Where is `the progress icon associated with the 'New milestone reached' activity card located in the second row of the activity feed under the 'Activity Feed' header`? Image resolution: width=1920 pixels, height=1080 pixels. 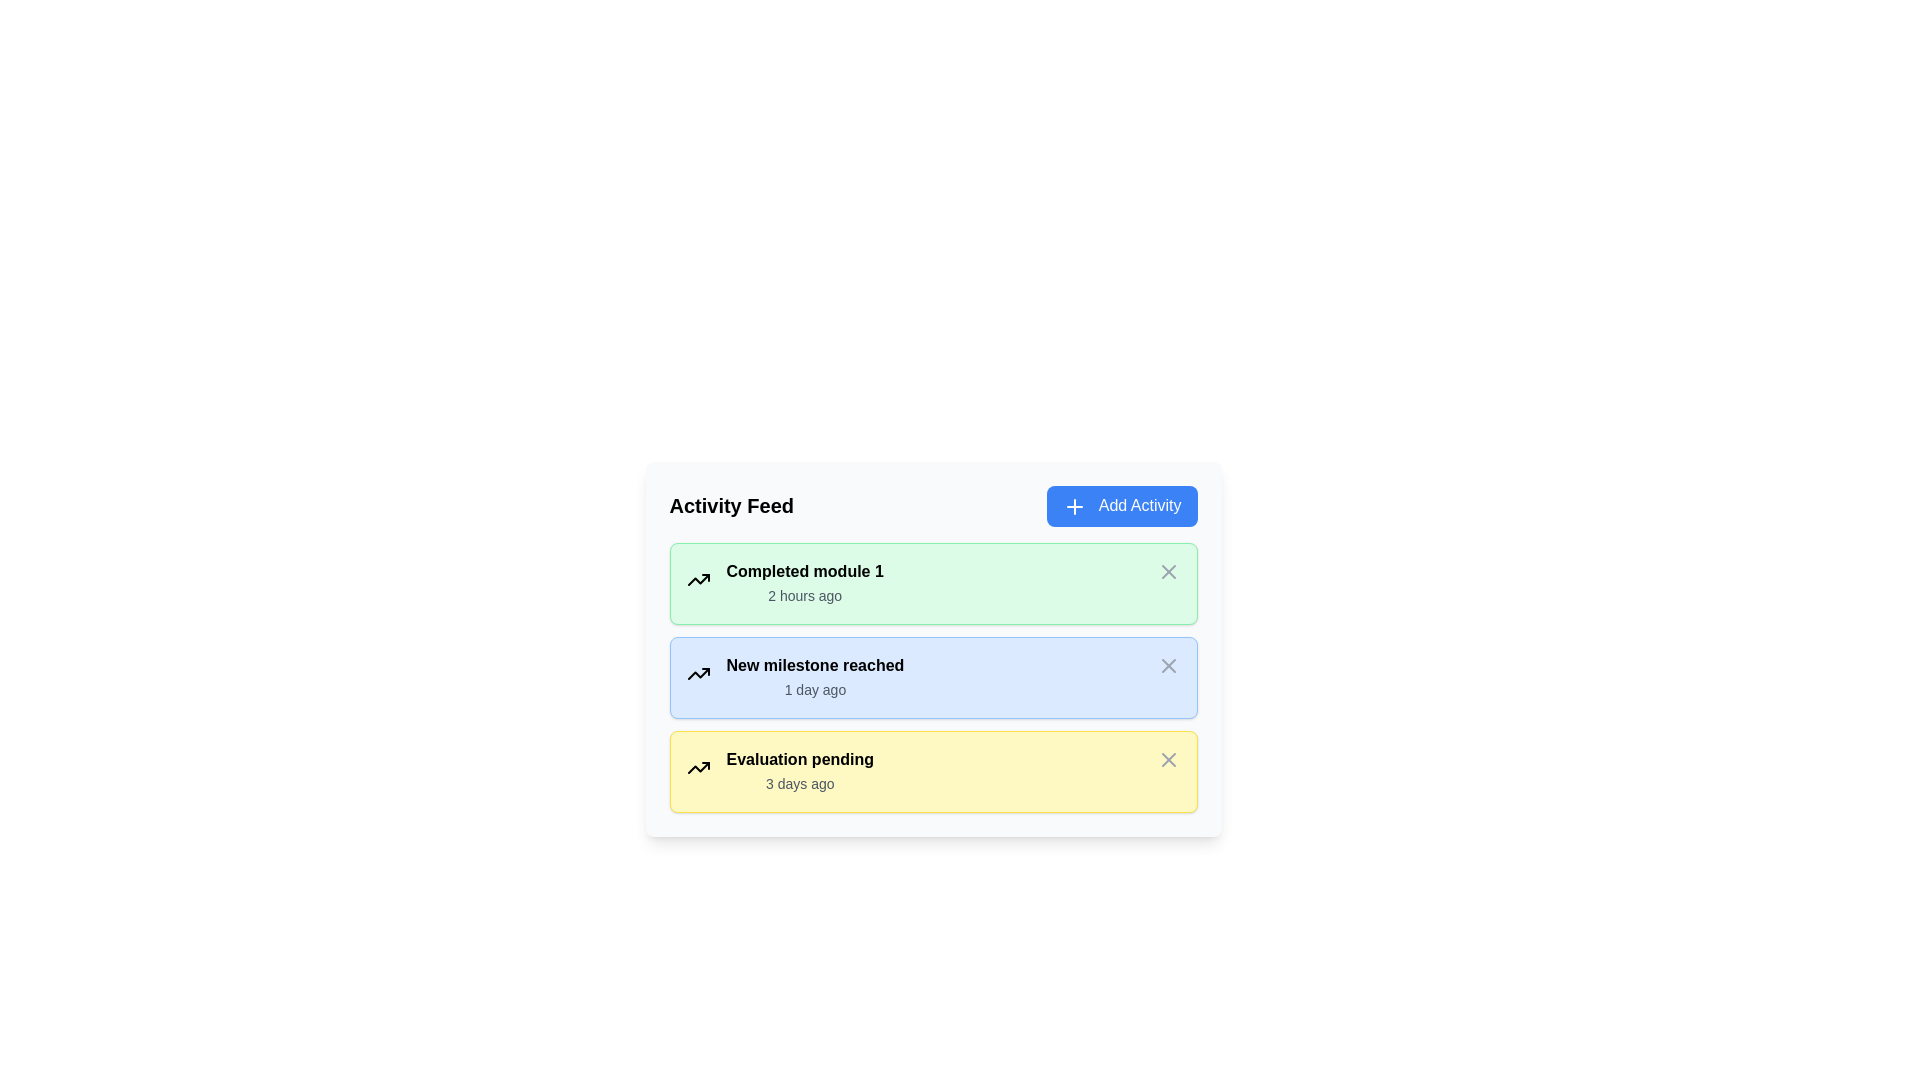
the progress icon associated with the 'New milestone reached' activity card located in the second row of the activity feed under the 'Activity Feed' header is located at coordinates (698, 673).